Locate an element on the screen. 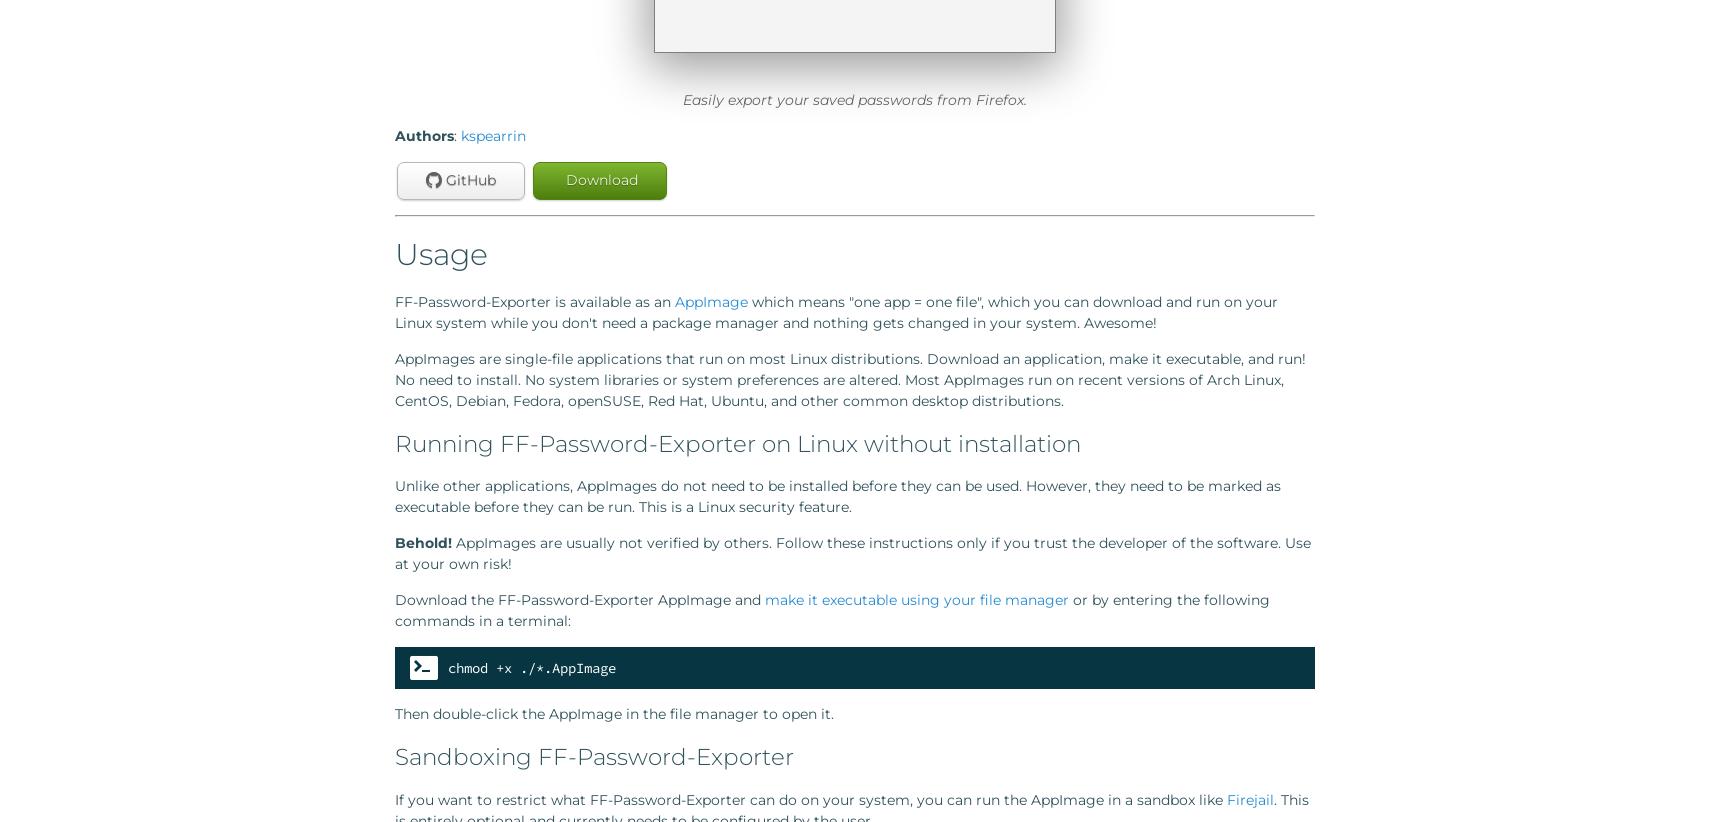 The width and height of the screenshot is (1710, 822). 'Unlike other applications, AppImages do not need to be installed before they can be used. However, they need to be marked as executable before they can be run. This is a Linux security feature.' is located at coordinates (394, 495).